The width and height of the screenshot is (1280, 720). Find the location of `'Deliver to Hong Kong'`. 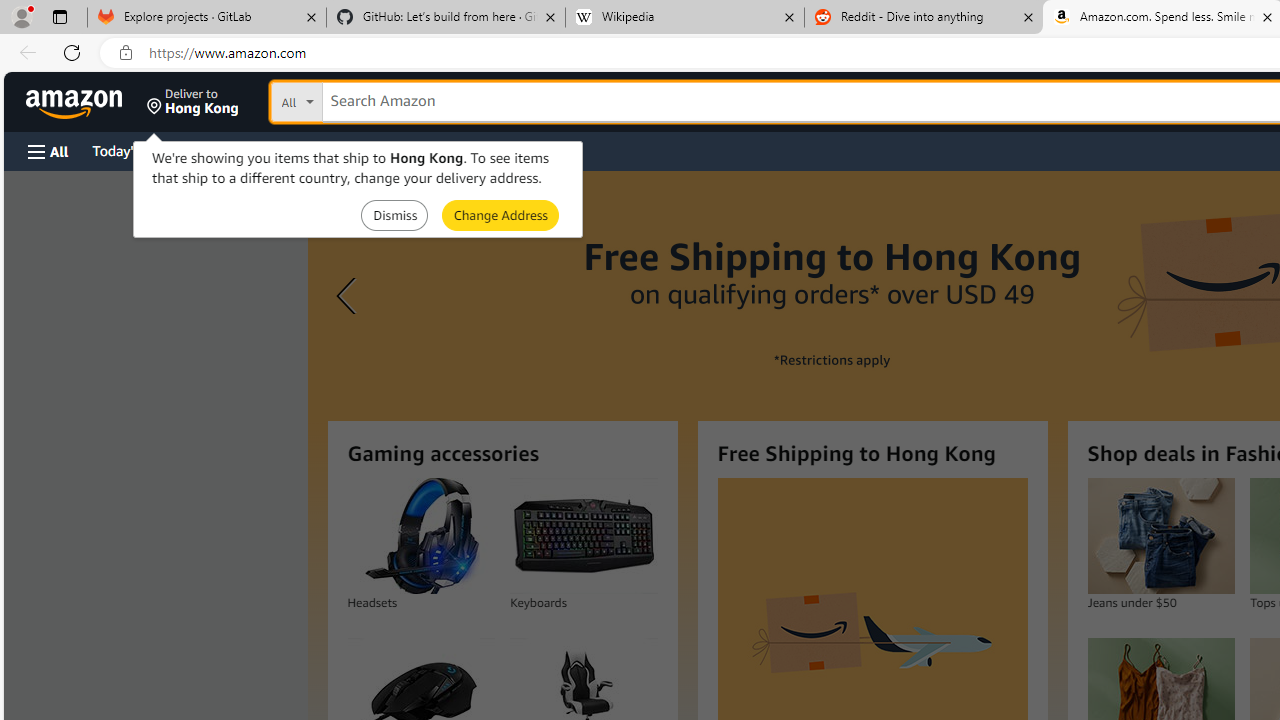

'Deliver to Hong Kong' is located at coordinates (193, 101).